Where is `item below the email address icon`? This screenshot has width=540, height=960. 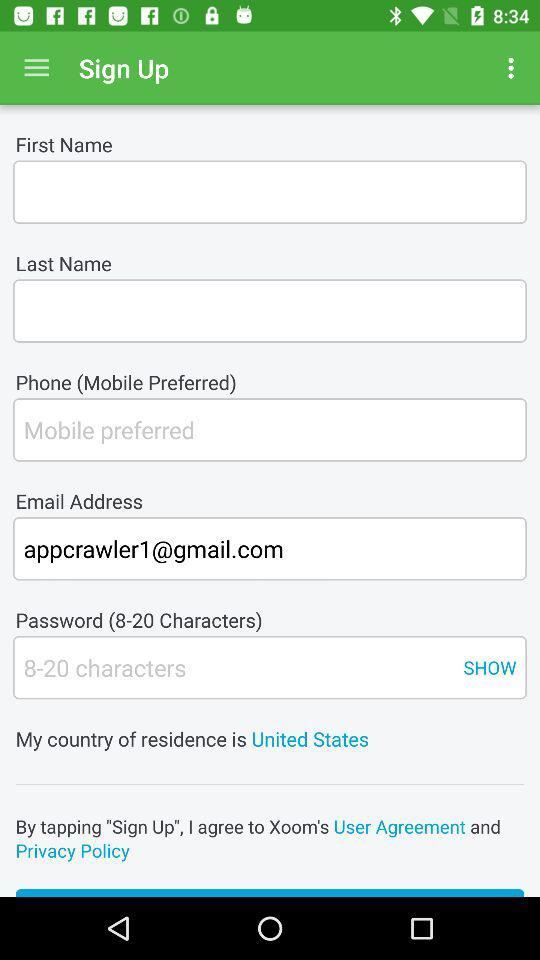
item below the email address icon is located at coordinates (270, 548).